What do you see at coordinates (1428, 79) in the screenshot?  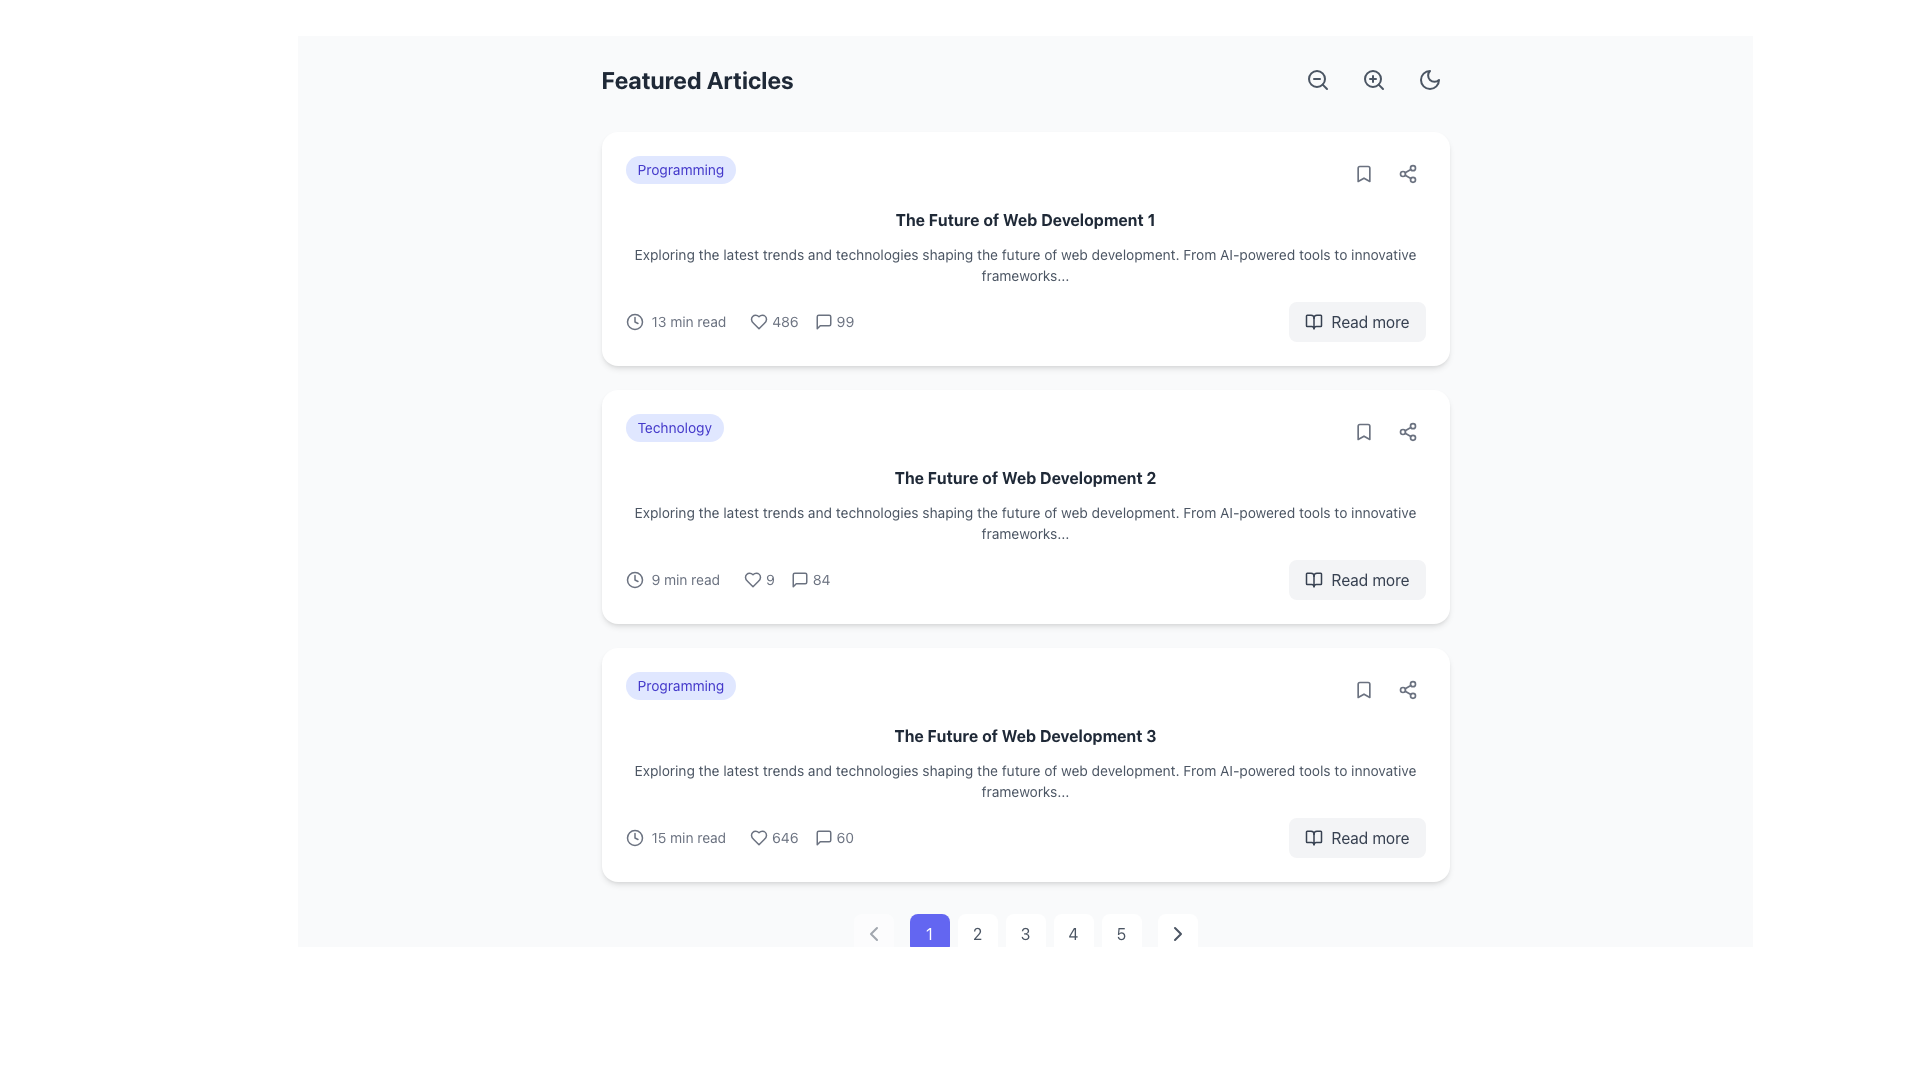 I see `the mode toggle icon located in the top-right corner of the user interface` at bounding box center [1428, 79].